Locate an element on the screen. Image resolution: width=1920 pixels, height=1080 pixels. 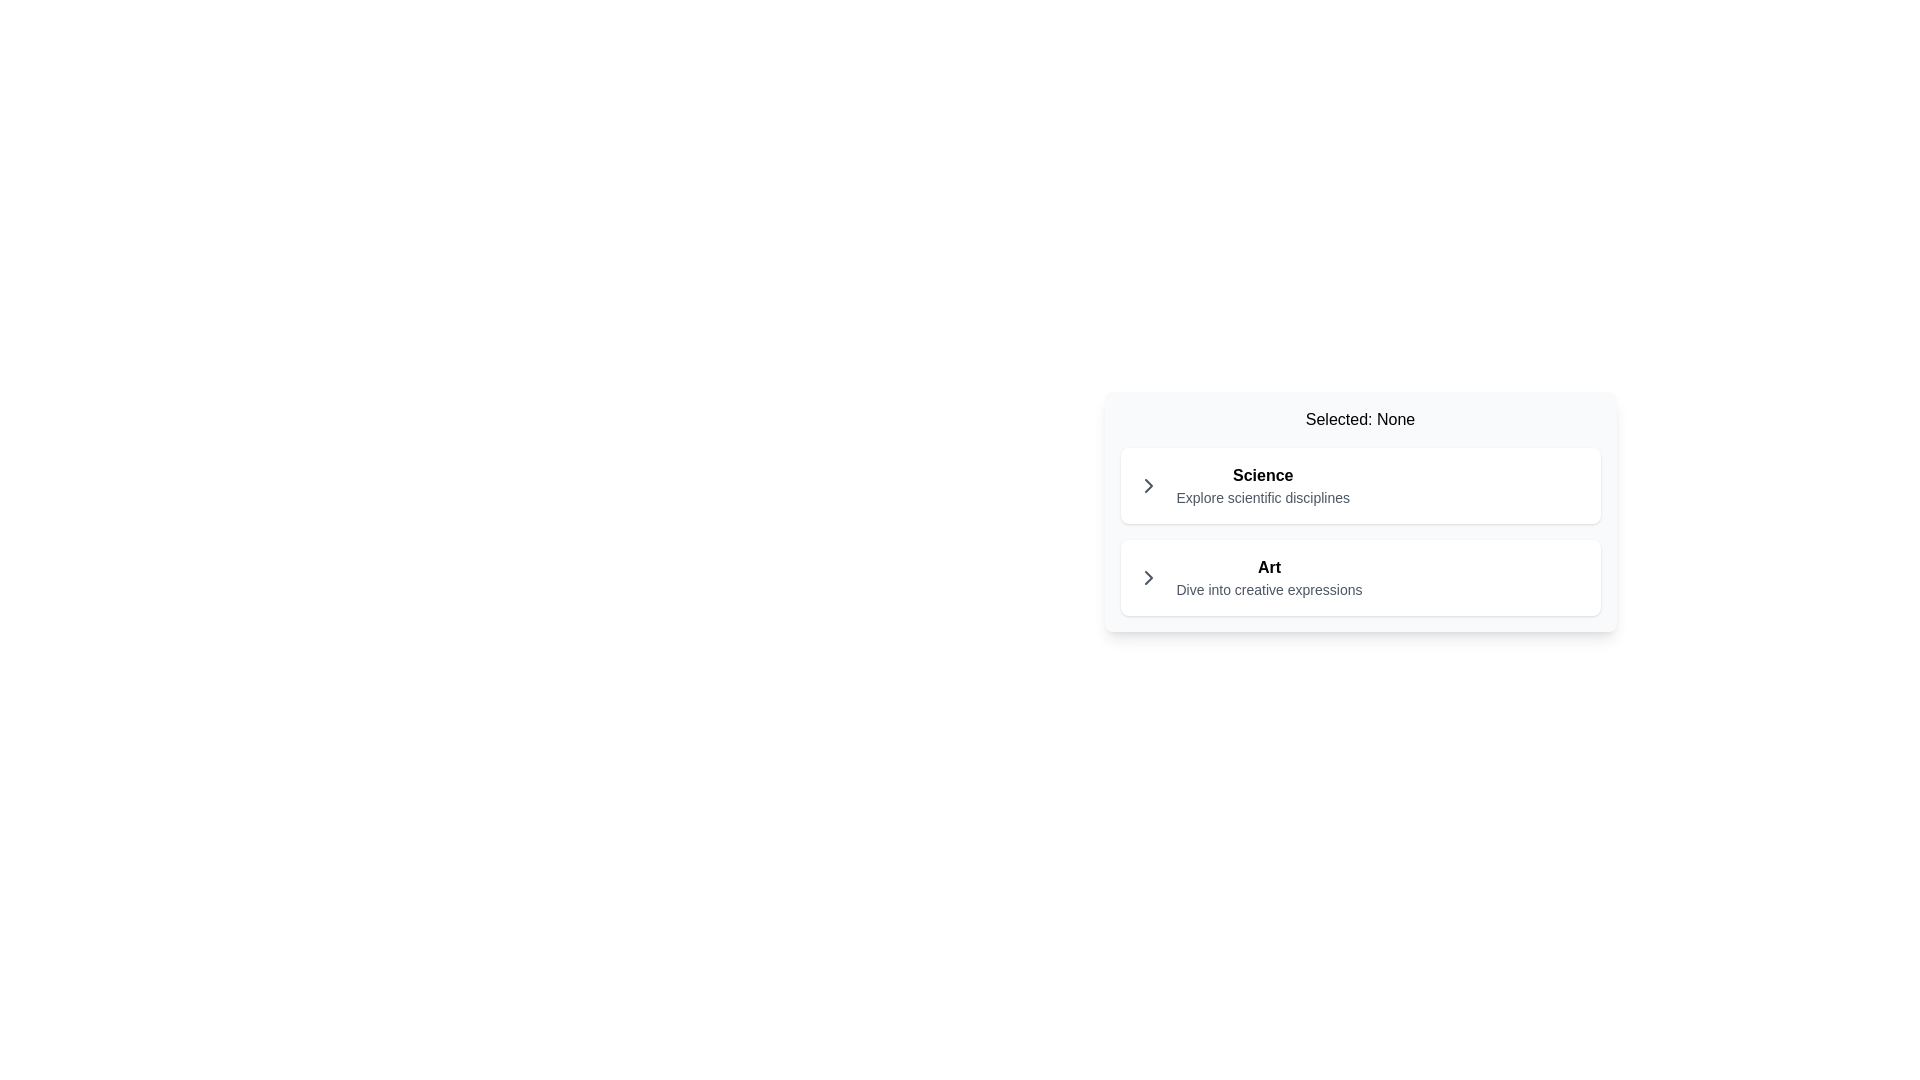
the 'Art' text label element located beneath the 'Science' label for keyboard navigation is located at coordinates (1268, 567).